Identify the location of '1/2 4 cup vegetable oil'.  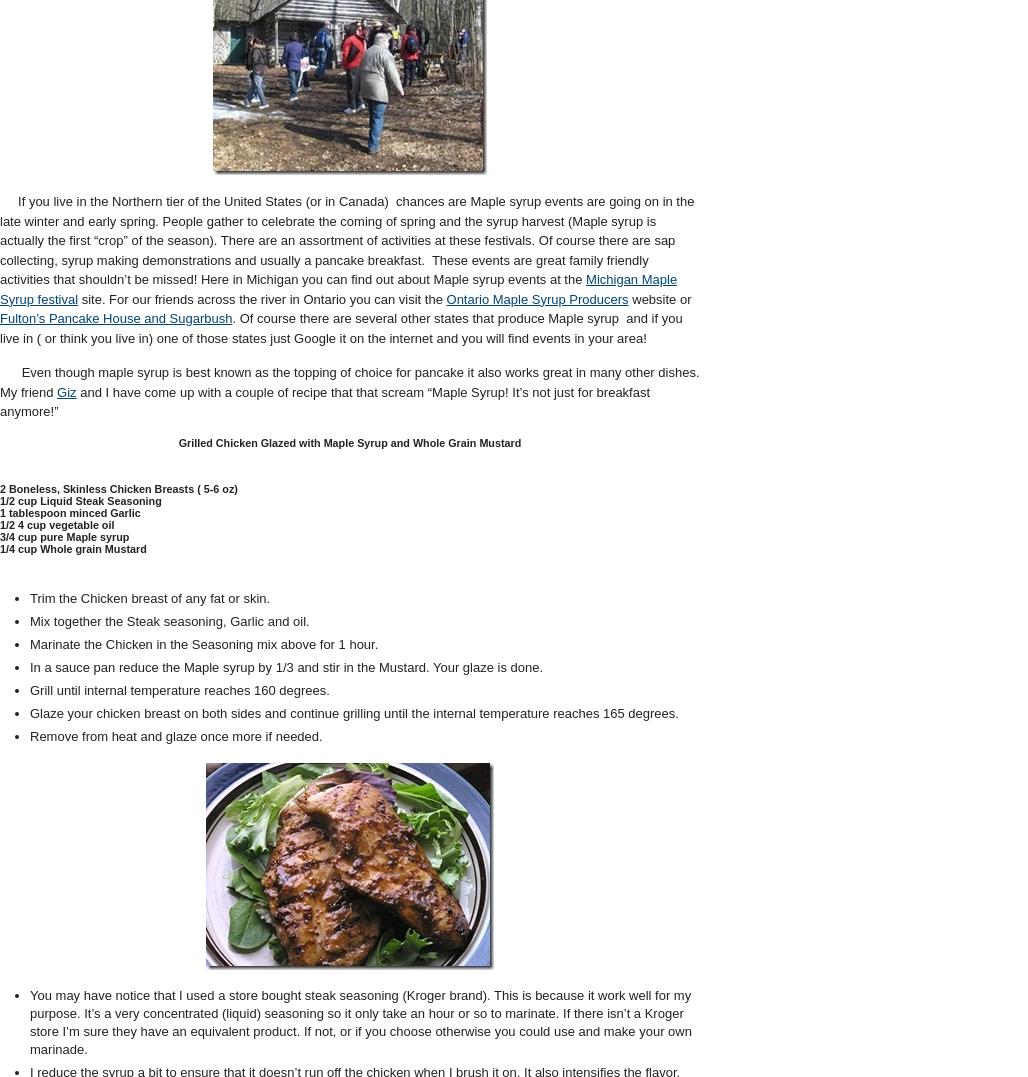
(56, 524).